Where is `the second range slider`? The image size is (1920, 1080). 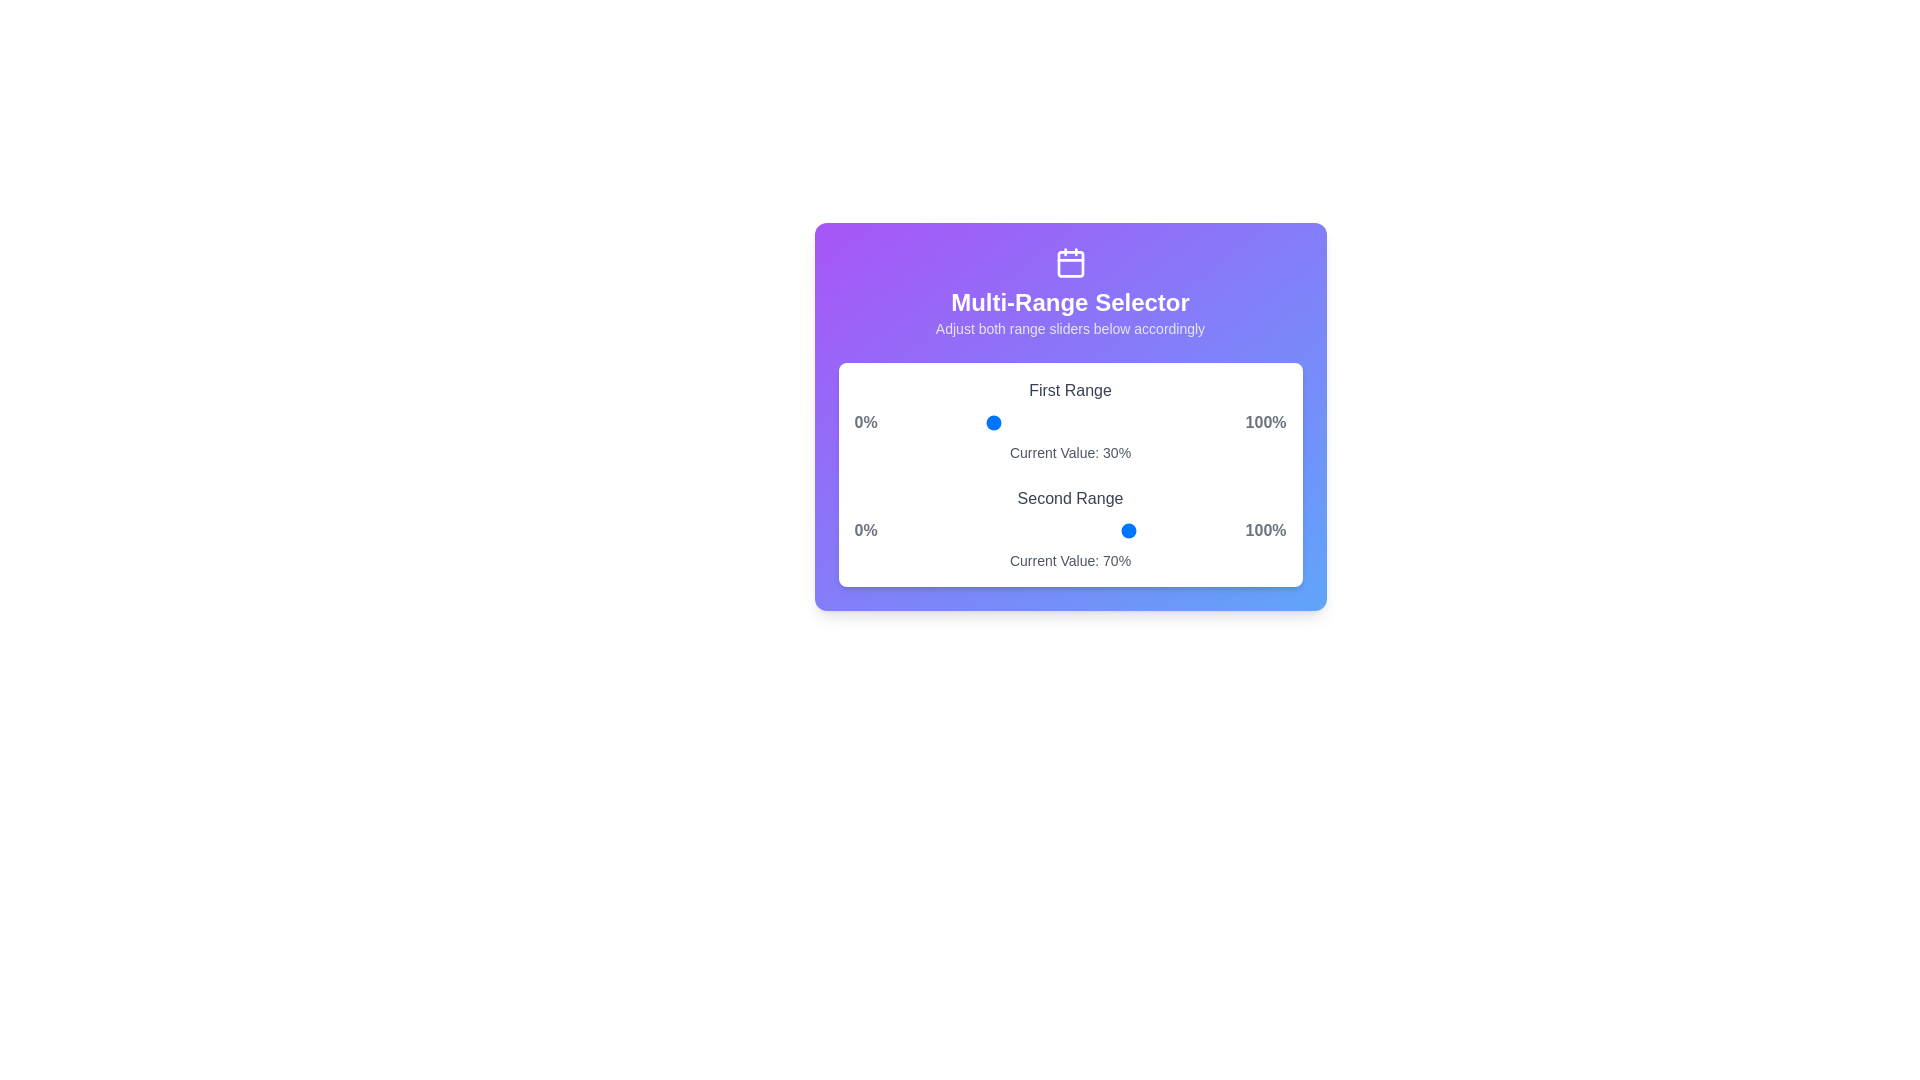 the second range slider is located at coordinates (1170, 530).